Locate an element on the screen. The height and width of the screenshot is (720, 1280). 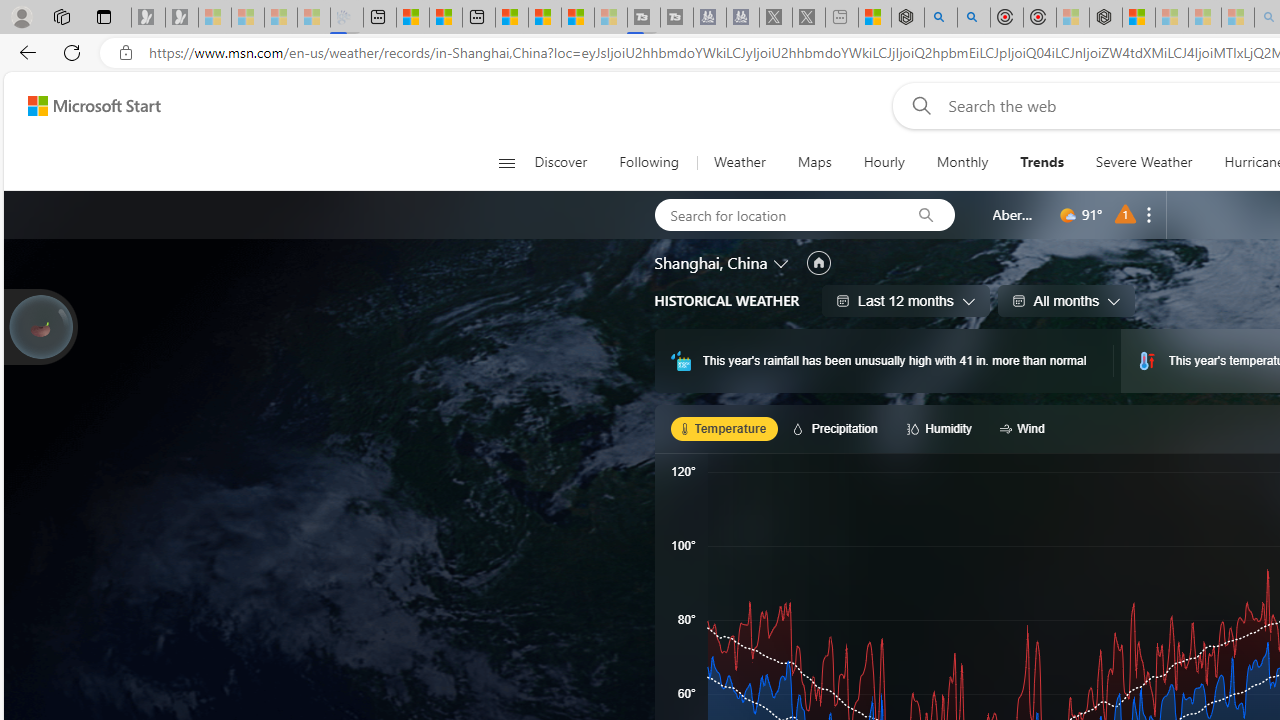
'Humidity' is located at coordinates (941, 427).